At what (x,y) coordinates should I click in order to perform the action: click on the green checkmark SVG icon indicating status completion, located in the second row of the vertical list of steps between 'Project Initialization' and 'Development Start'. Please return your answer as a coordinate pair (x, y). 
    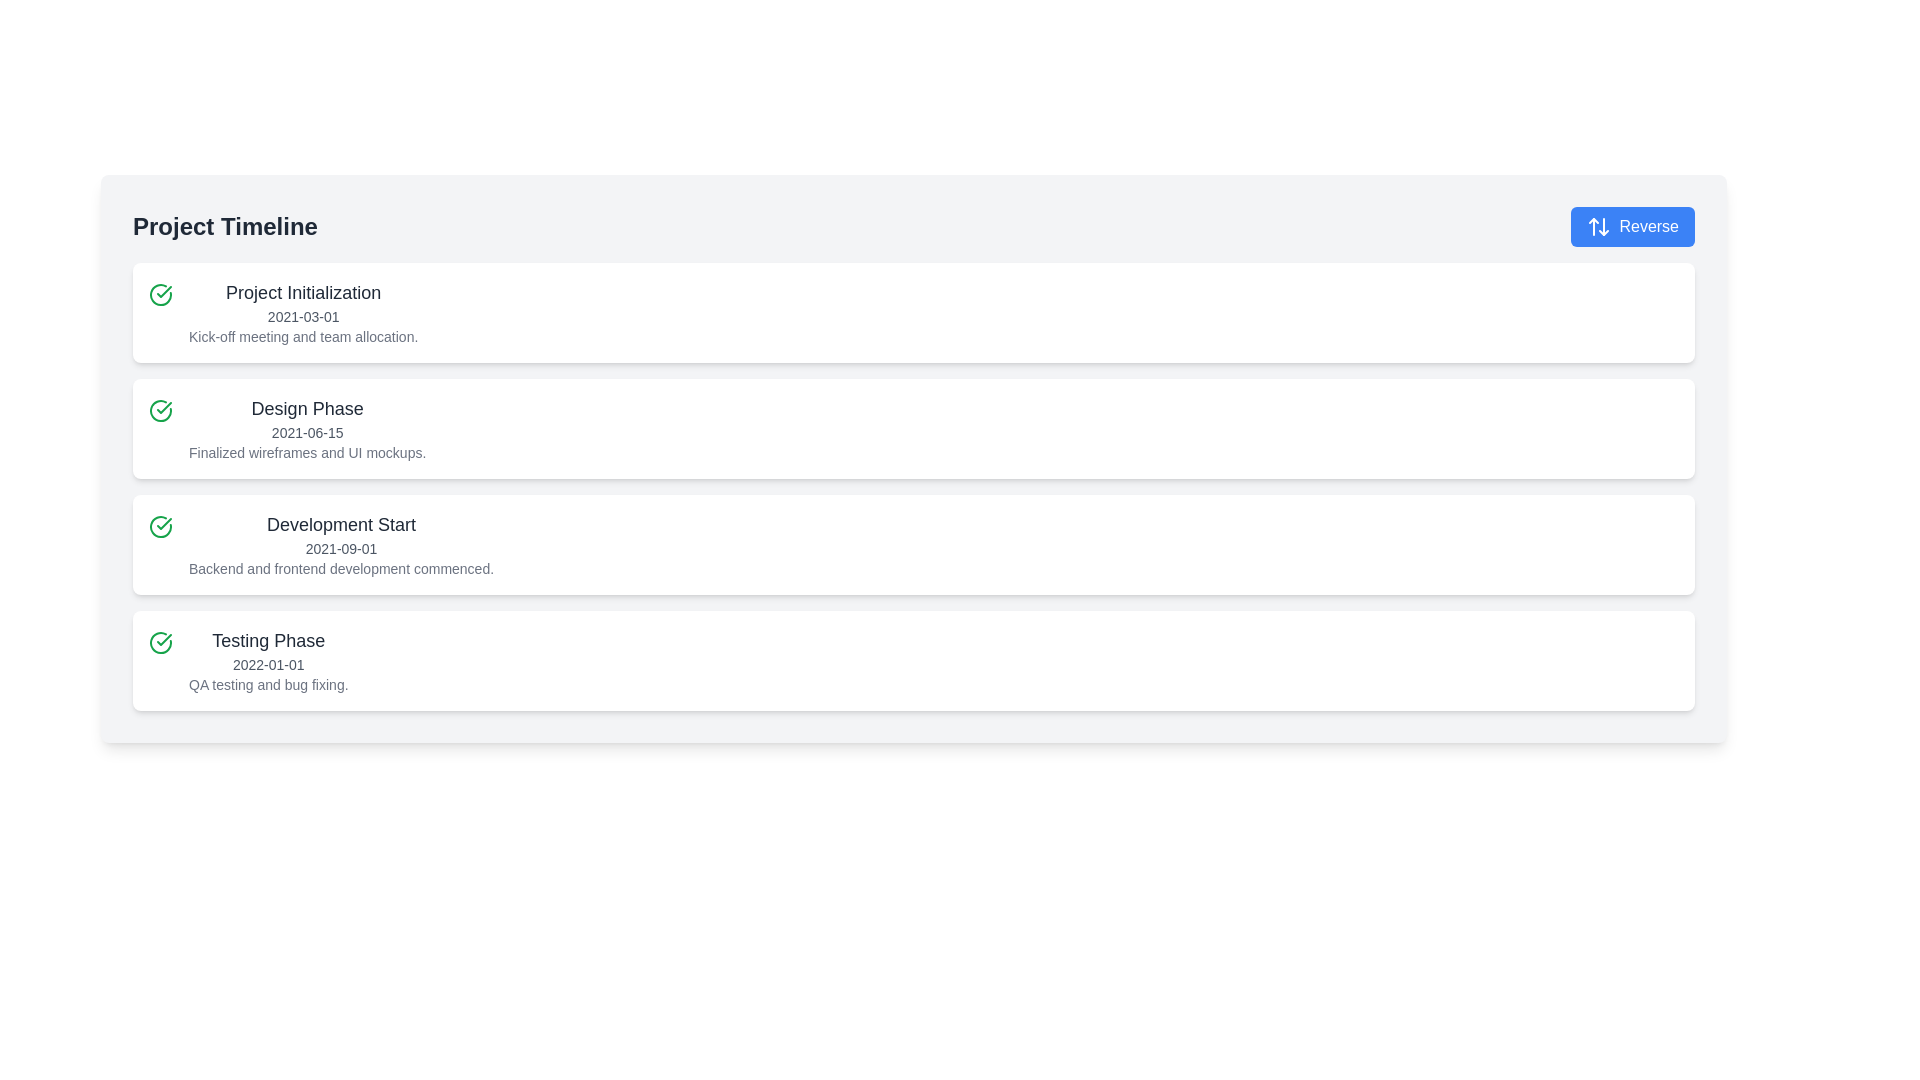
    Looking at the image, I should click on (164, 292).